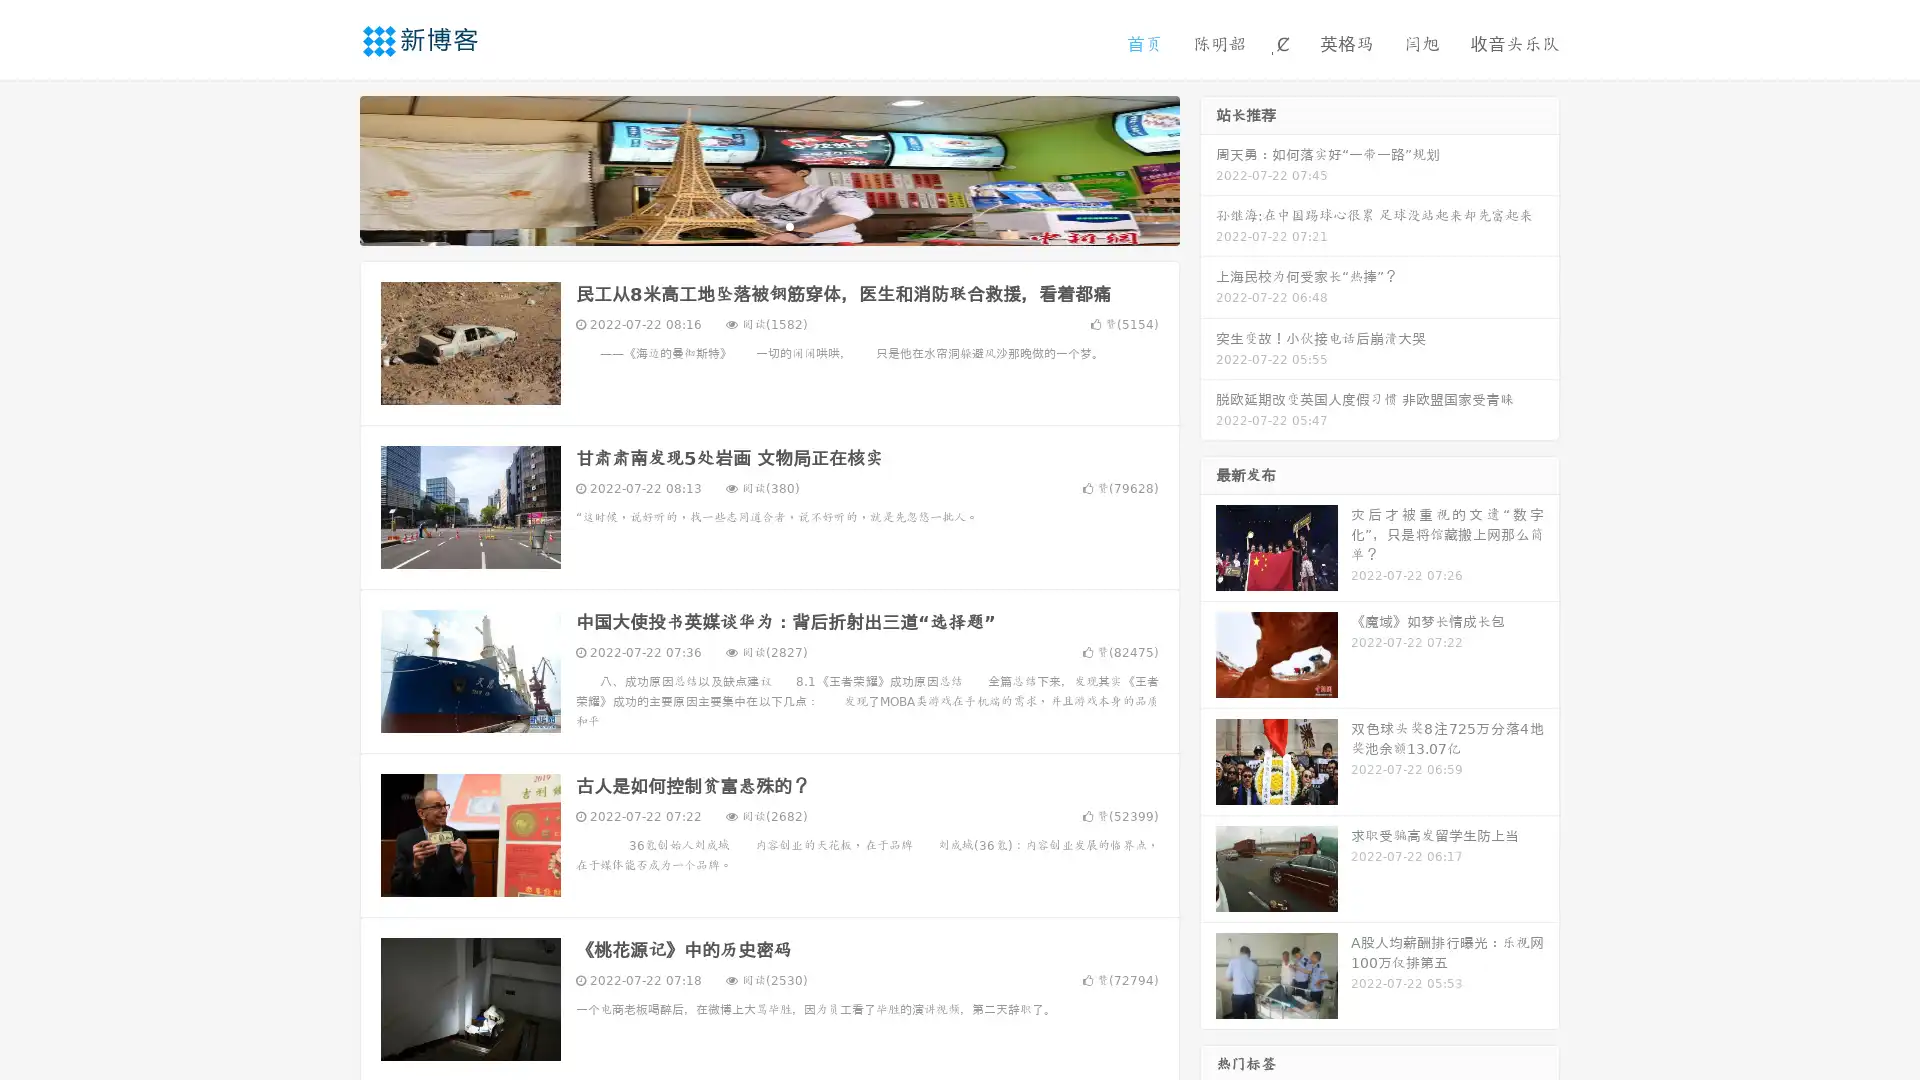  Describe the element at coordinates (789, 225) in the screenshot. I see `Go to slide 3` at that location.